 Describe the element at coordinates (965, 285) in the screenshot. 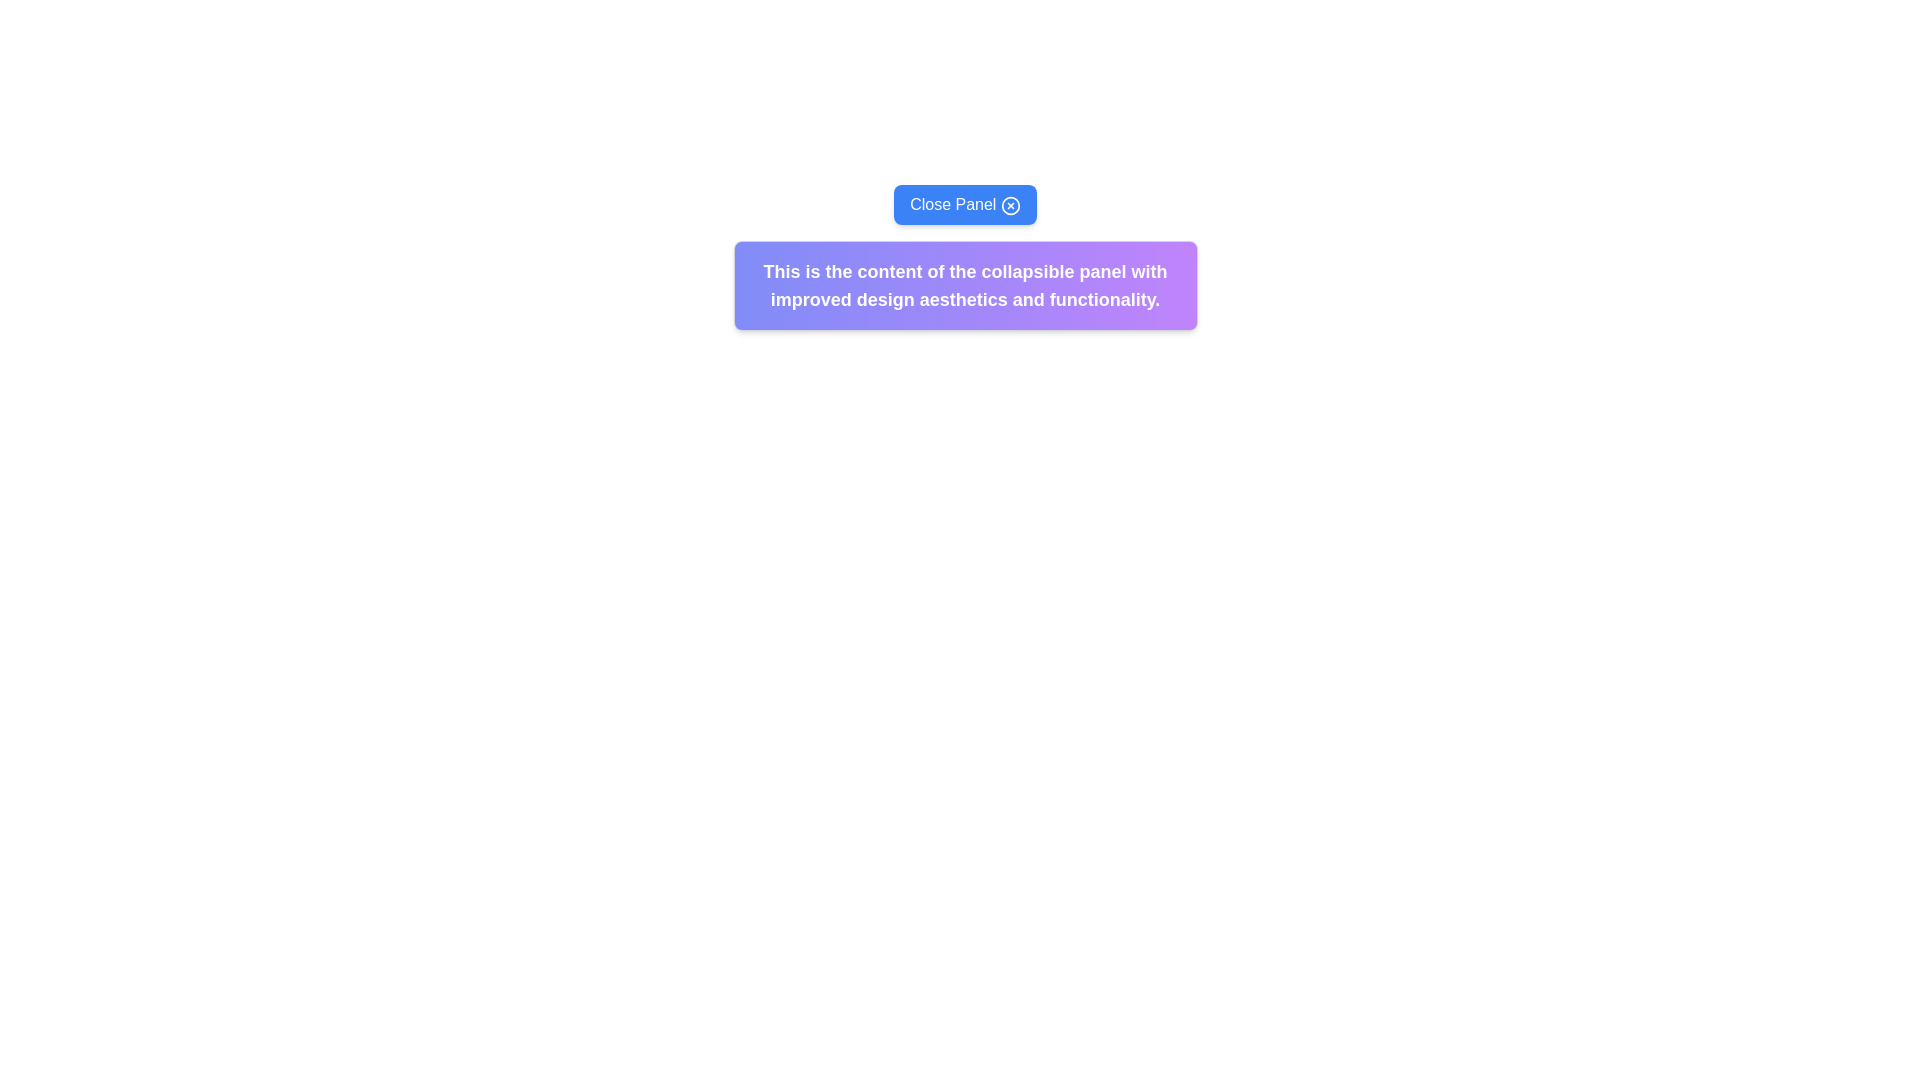

I see `the text content area displaying 'This is the content of the collapsible panel with improved design aesthetics and functionality.' which features a bold font and a purple gradient background` at that location.